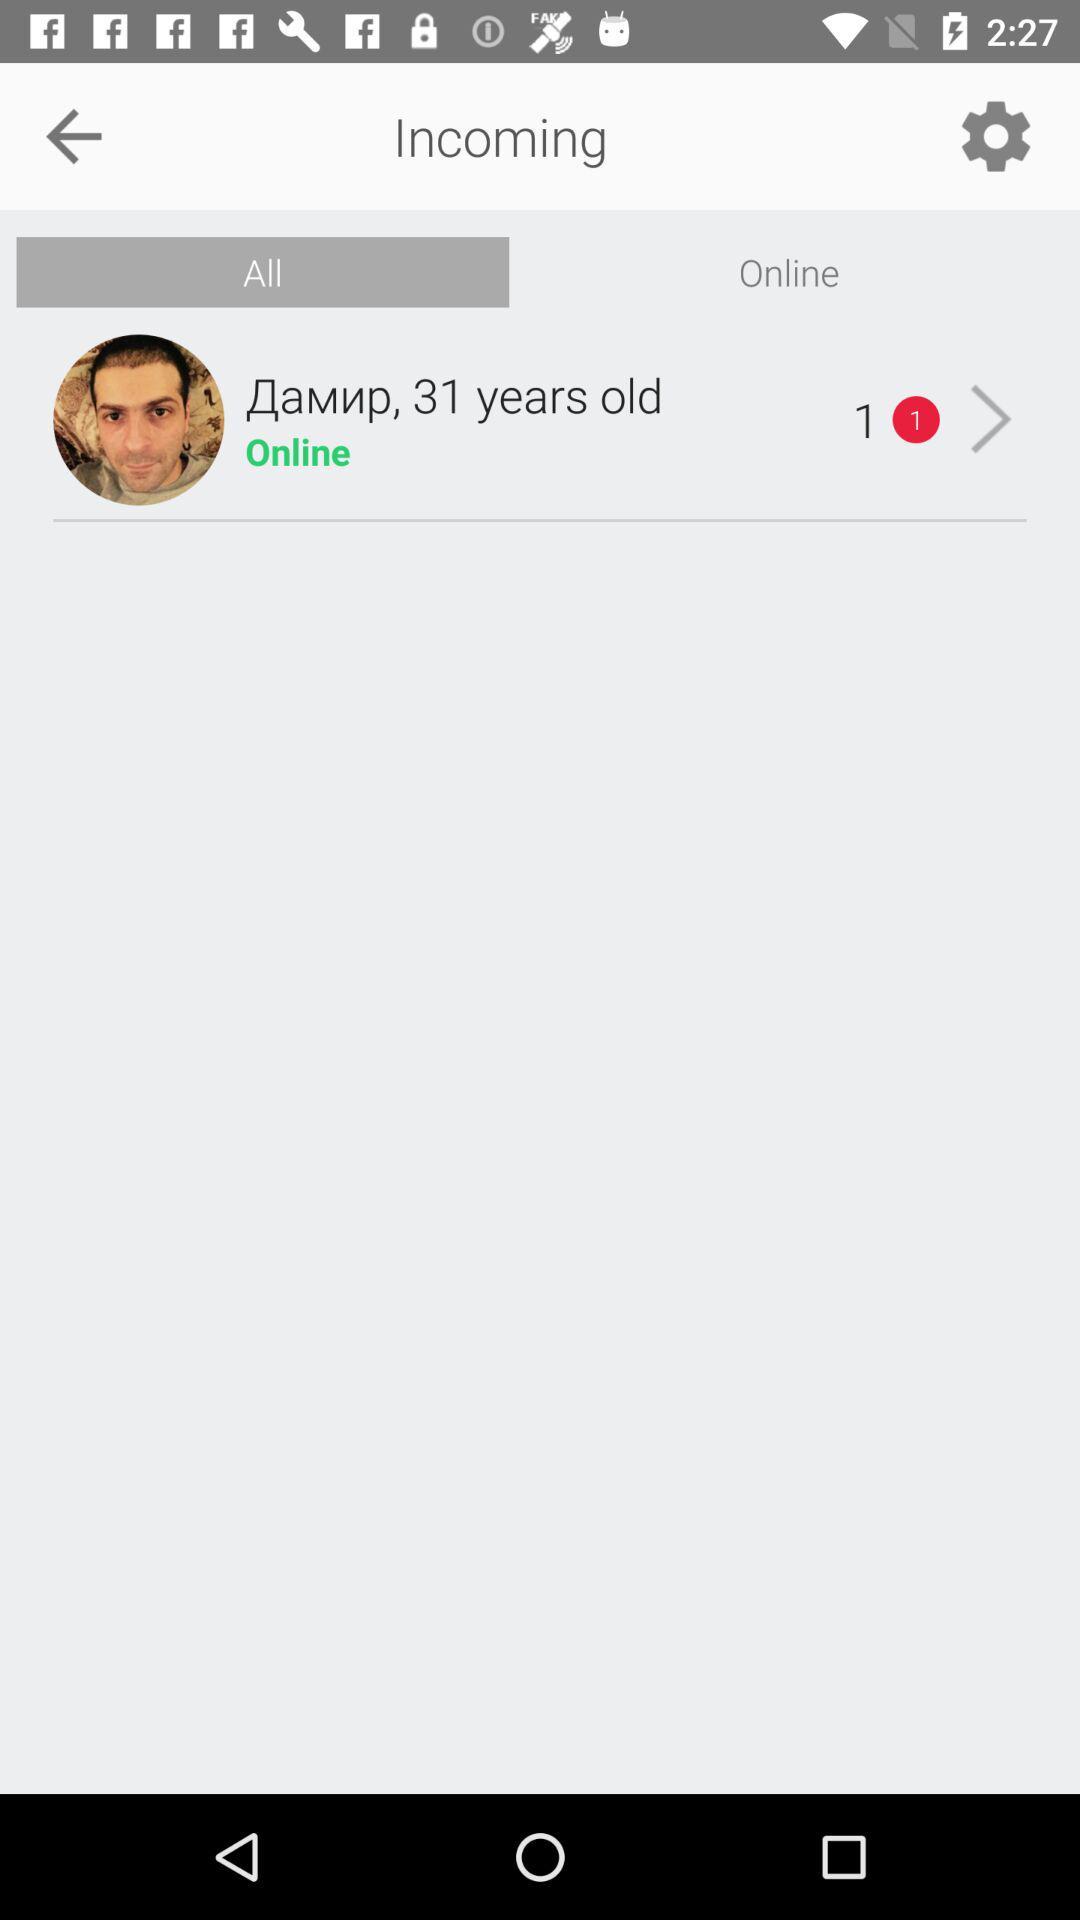  I want to click on icon below the online, so click(991, 418).